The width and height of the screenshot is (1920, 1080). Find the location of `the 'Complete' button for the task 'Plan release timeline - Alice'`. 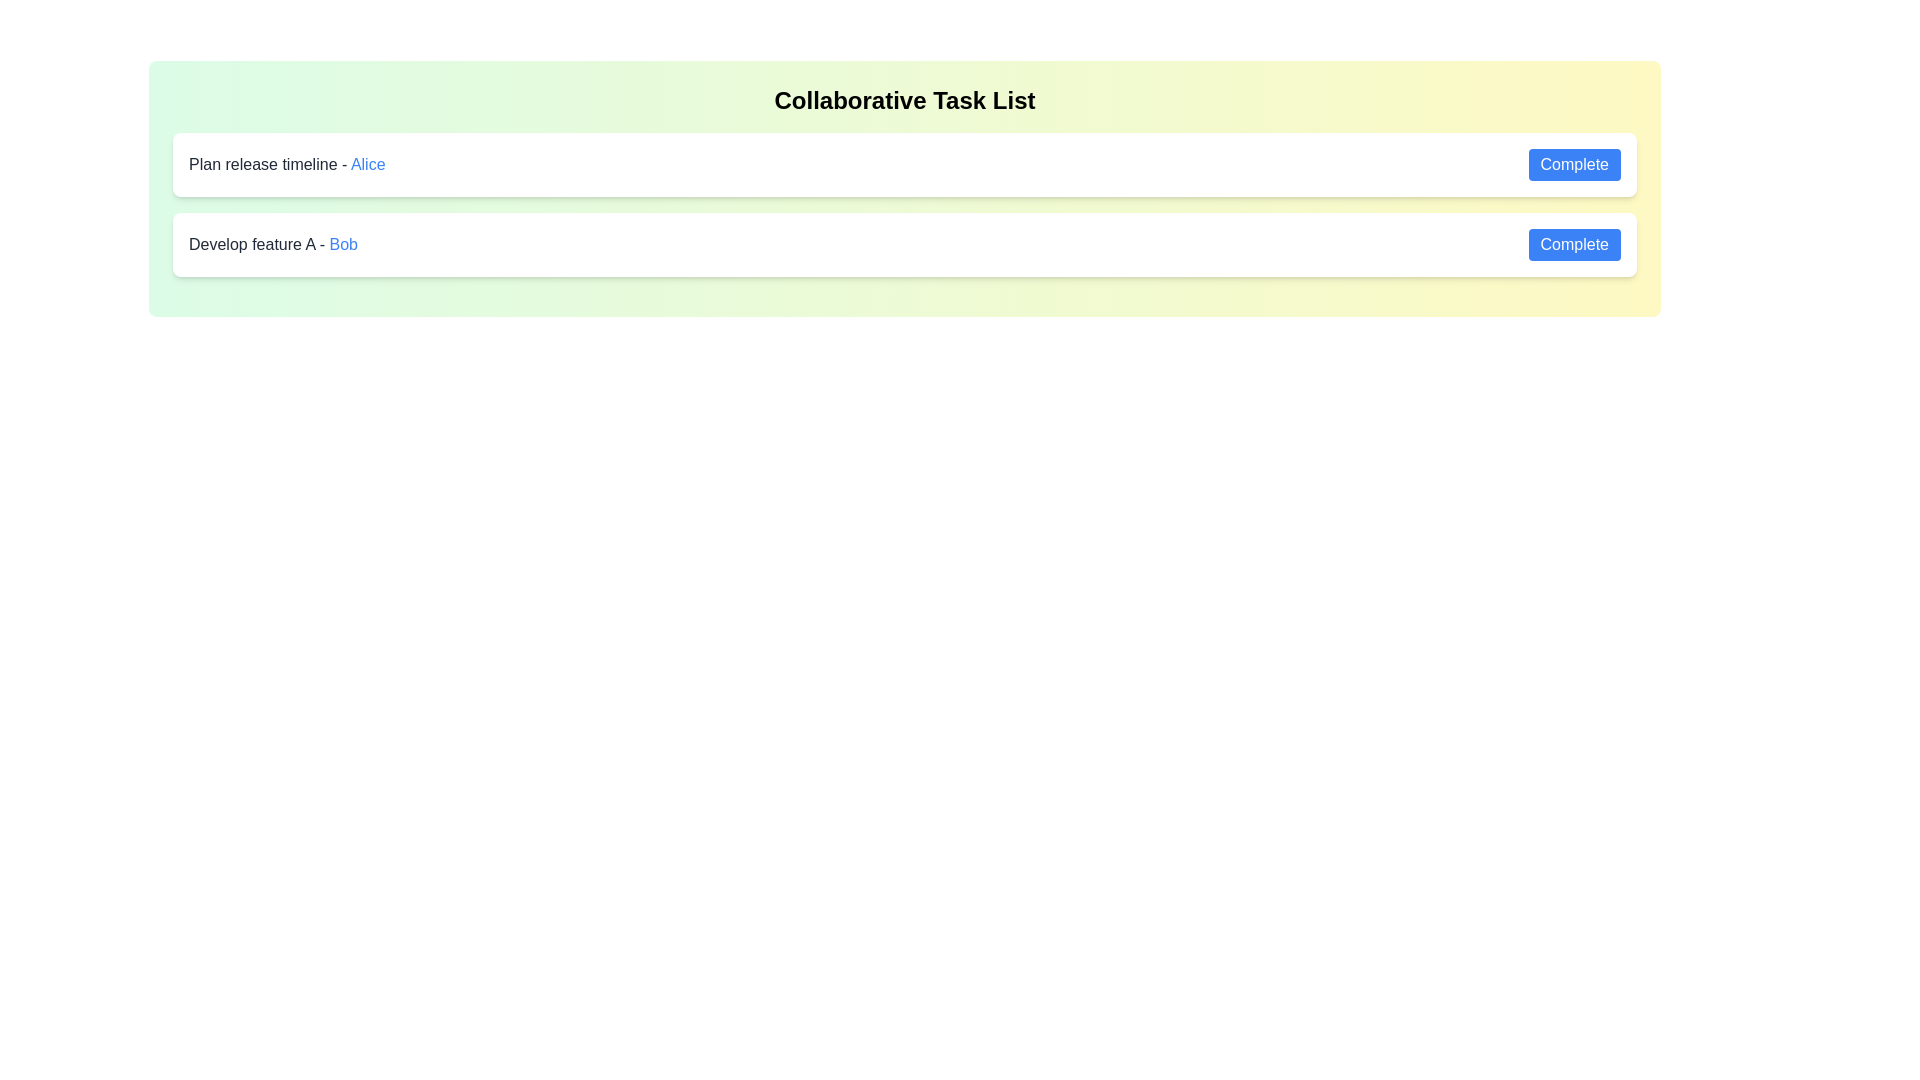

the 'Complete' button for the task 'Plan release timeline - Alice' is located at coordinates (1573, 164).